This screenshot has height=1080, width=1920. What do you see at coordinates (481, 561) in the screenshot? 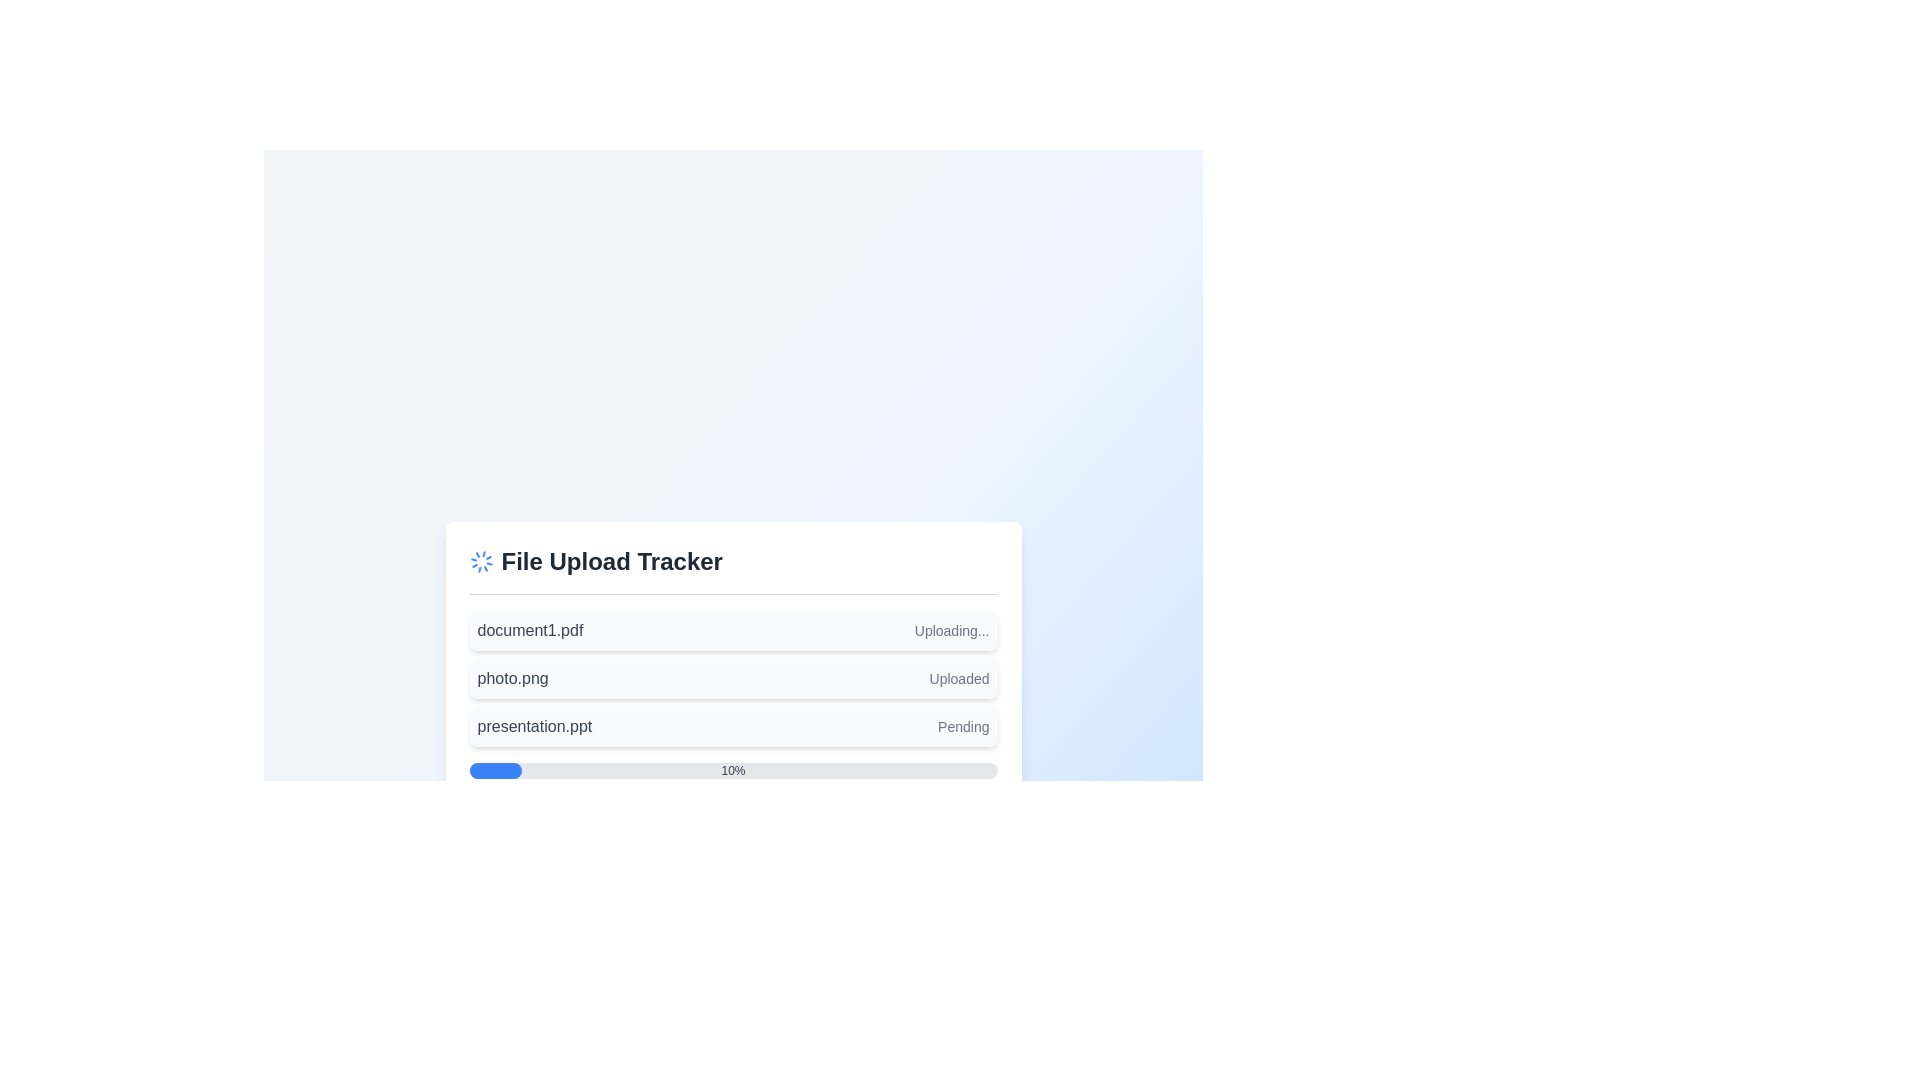
I see `the animated blue loader/spinner icon positioned to the left of the 'File Upload Tracker' text` at bounding box center [481, 561].